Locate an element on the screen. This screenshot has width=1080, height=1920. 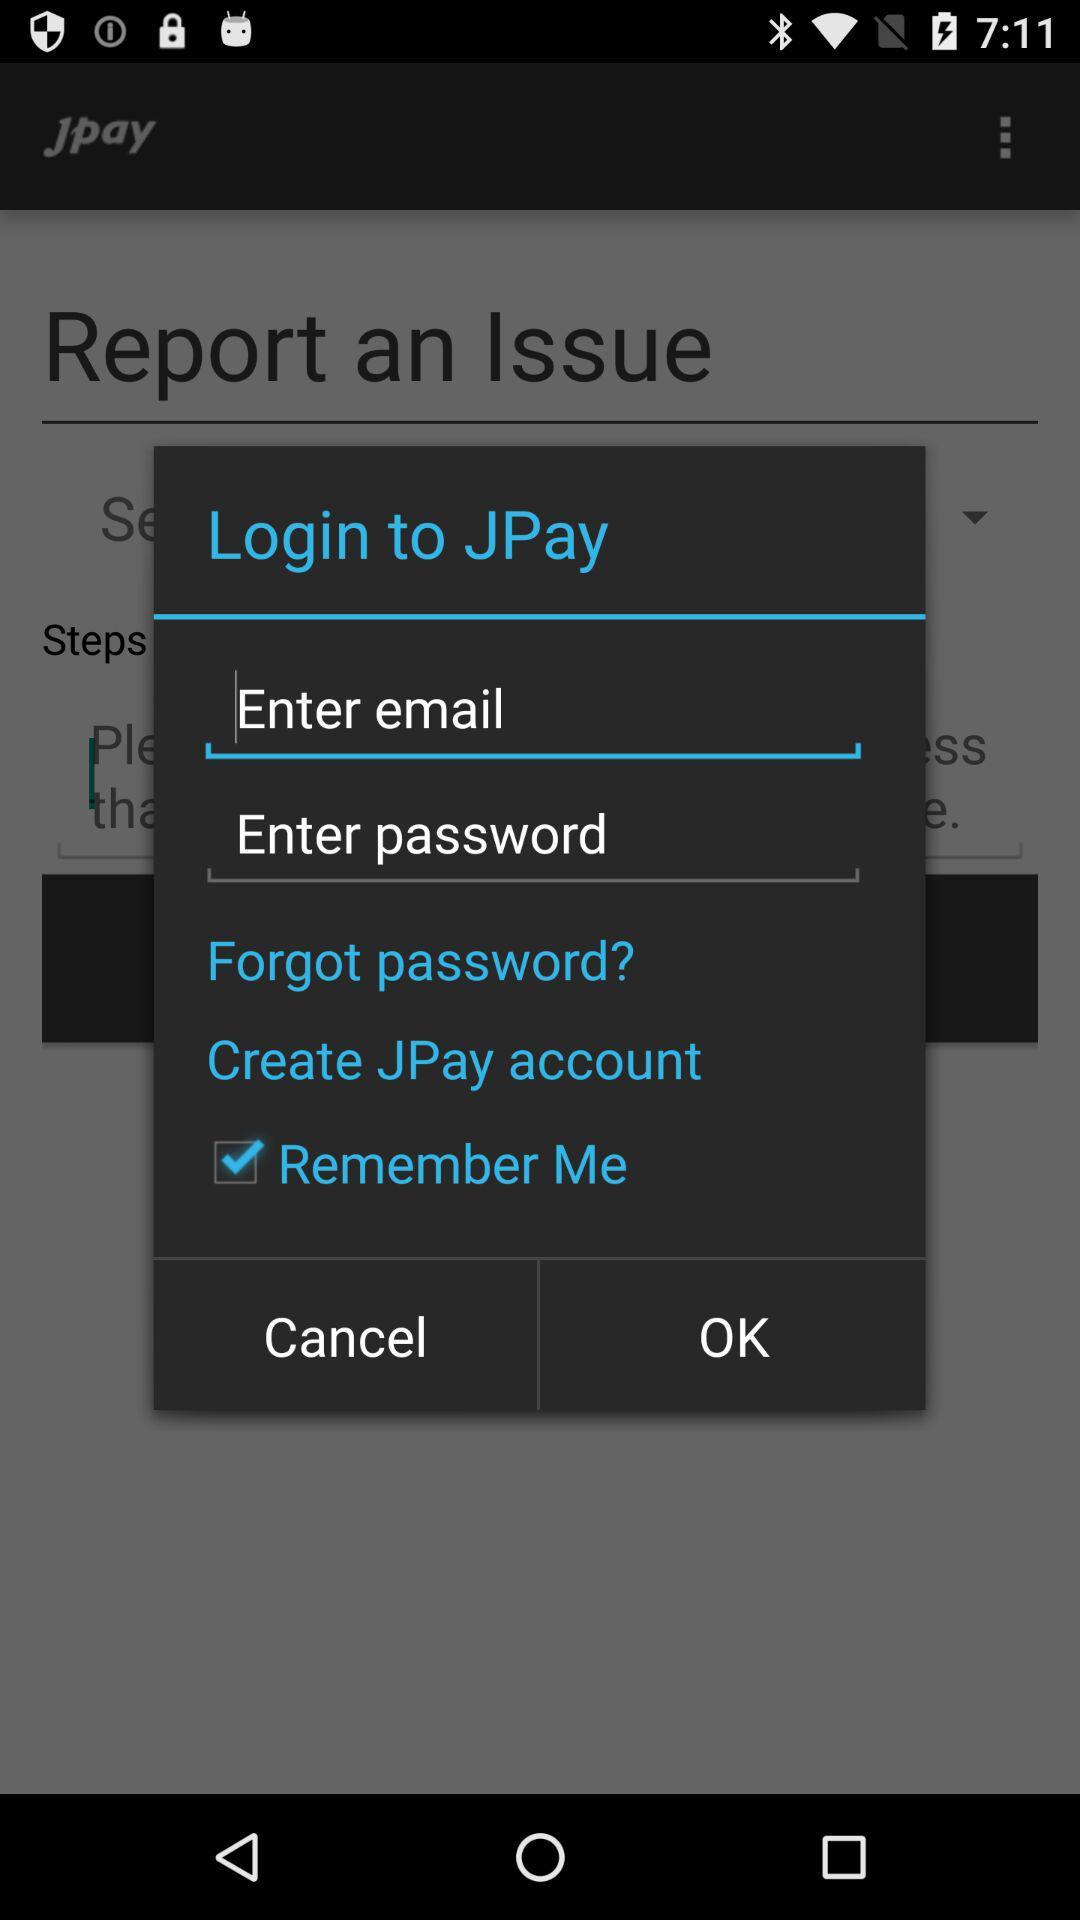
the item below the create jpay account is located at coordinates (409, 1162).